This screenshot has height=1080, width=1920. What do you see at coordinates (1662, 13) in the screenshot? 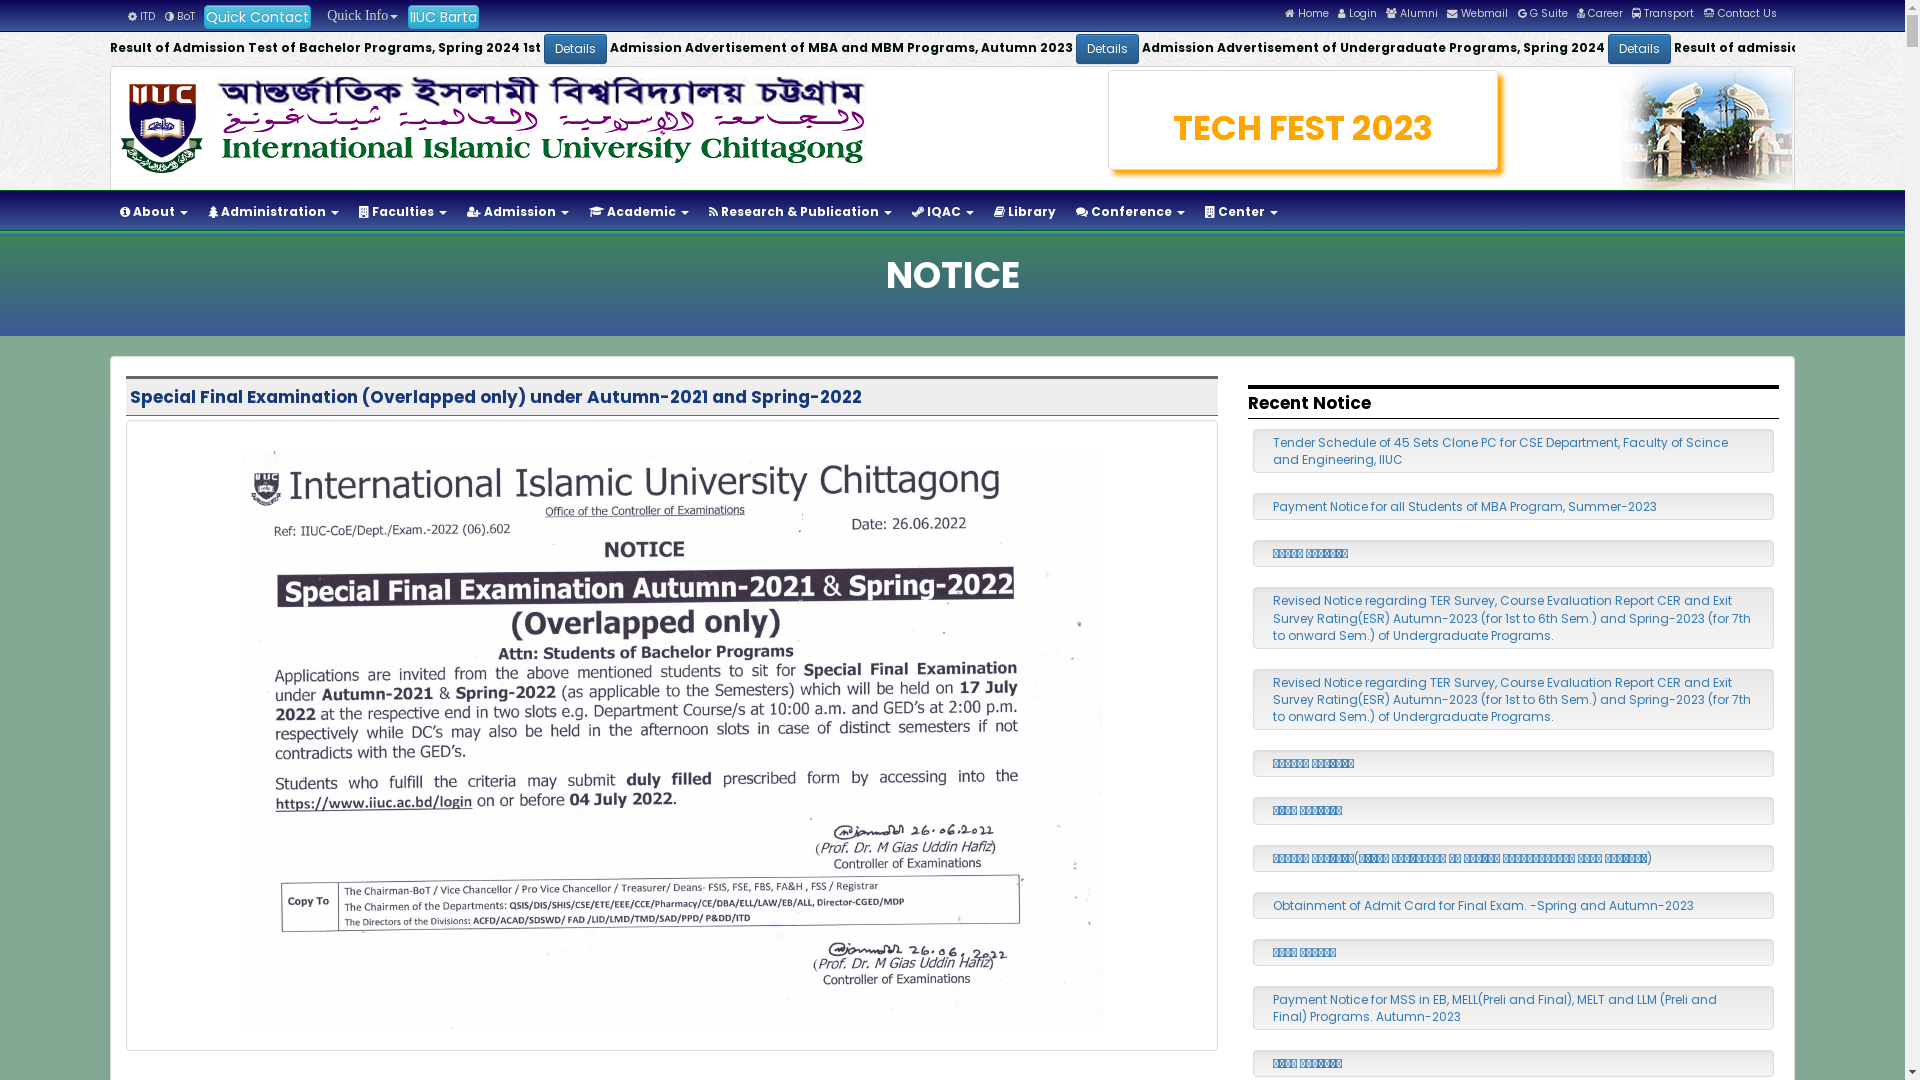
I see `'Transport'` at bounding box center [1662, 13].